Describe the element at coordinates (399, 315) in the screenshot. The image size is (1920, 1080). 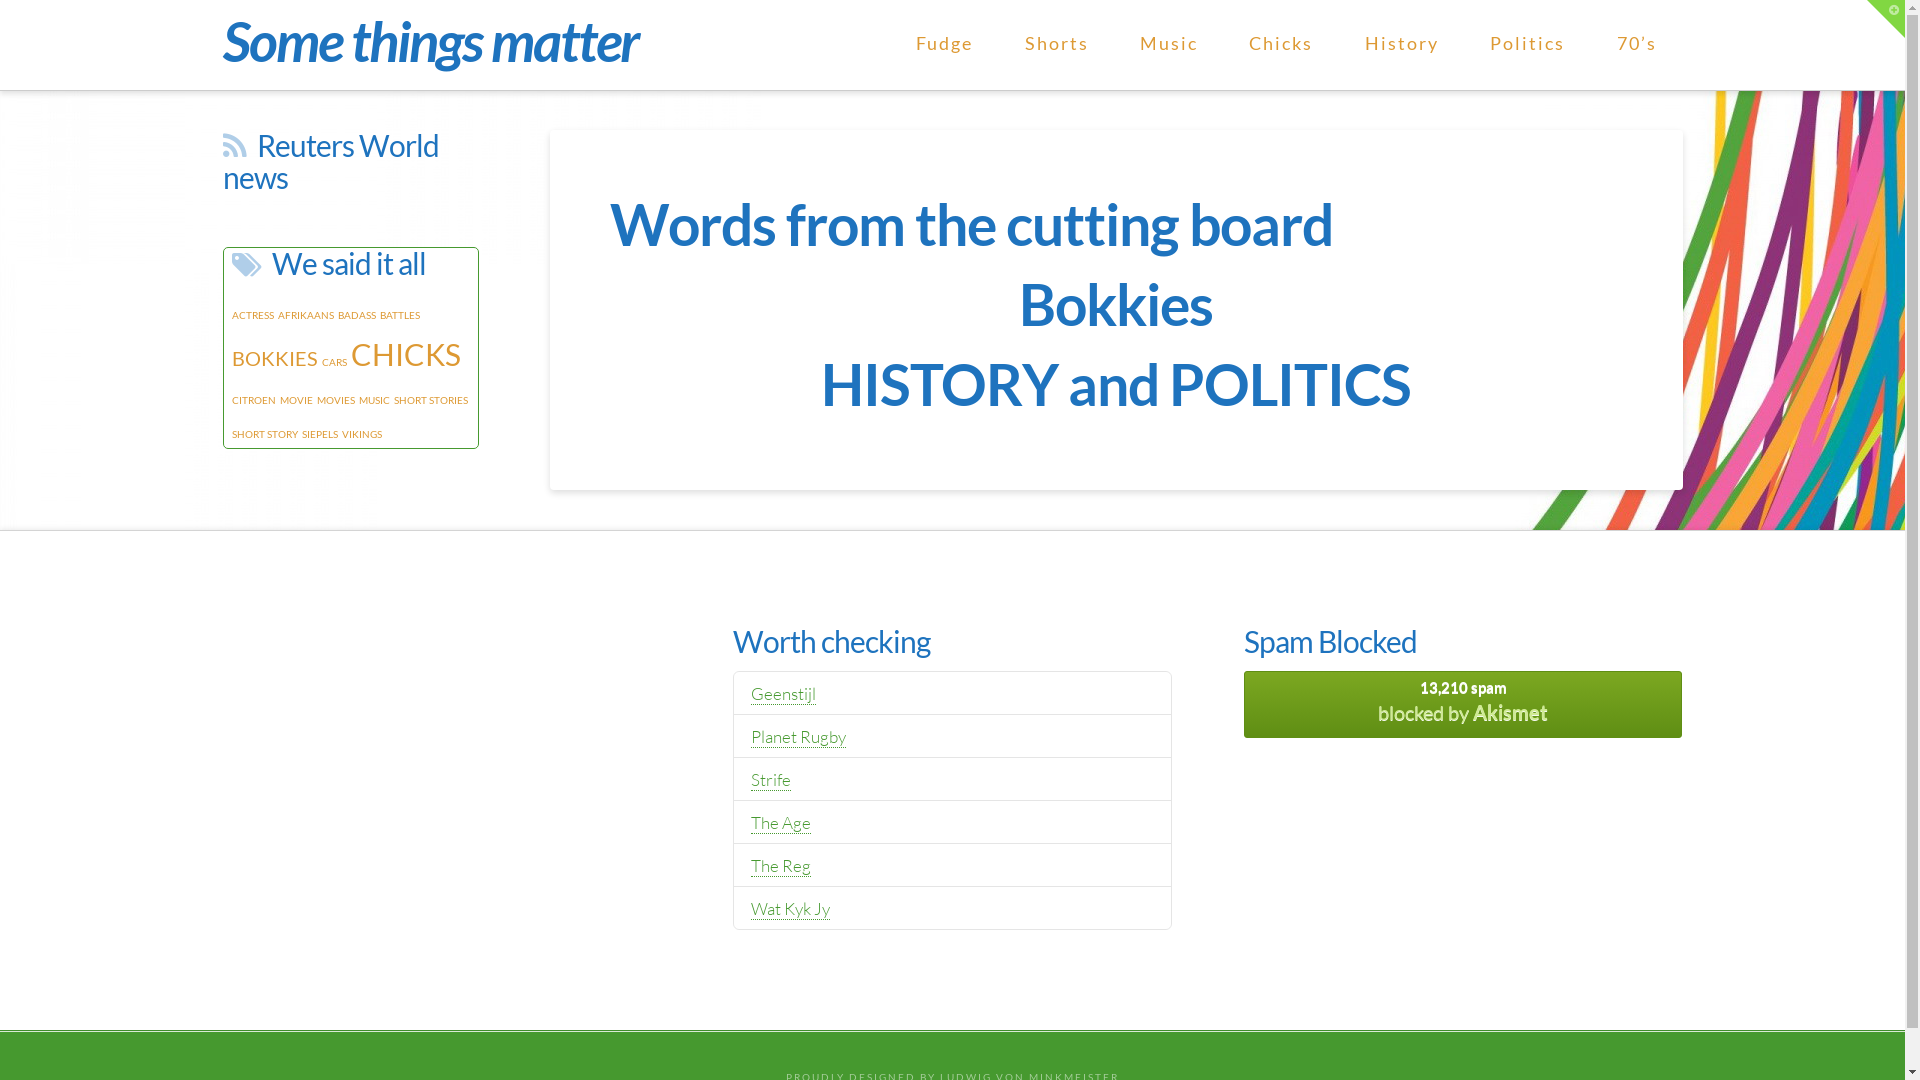
I see `'BATTLES'` at that location.